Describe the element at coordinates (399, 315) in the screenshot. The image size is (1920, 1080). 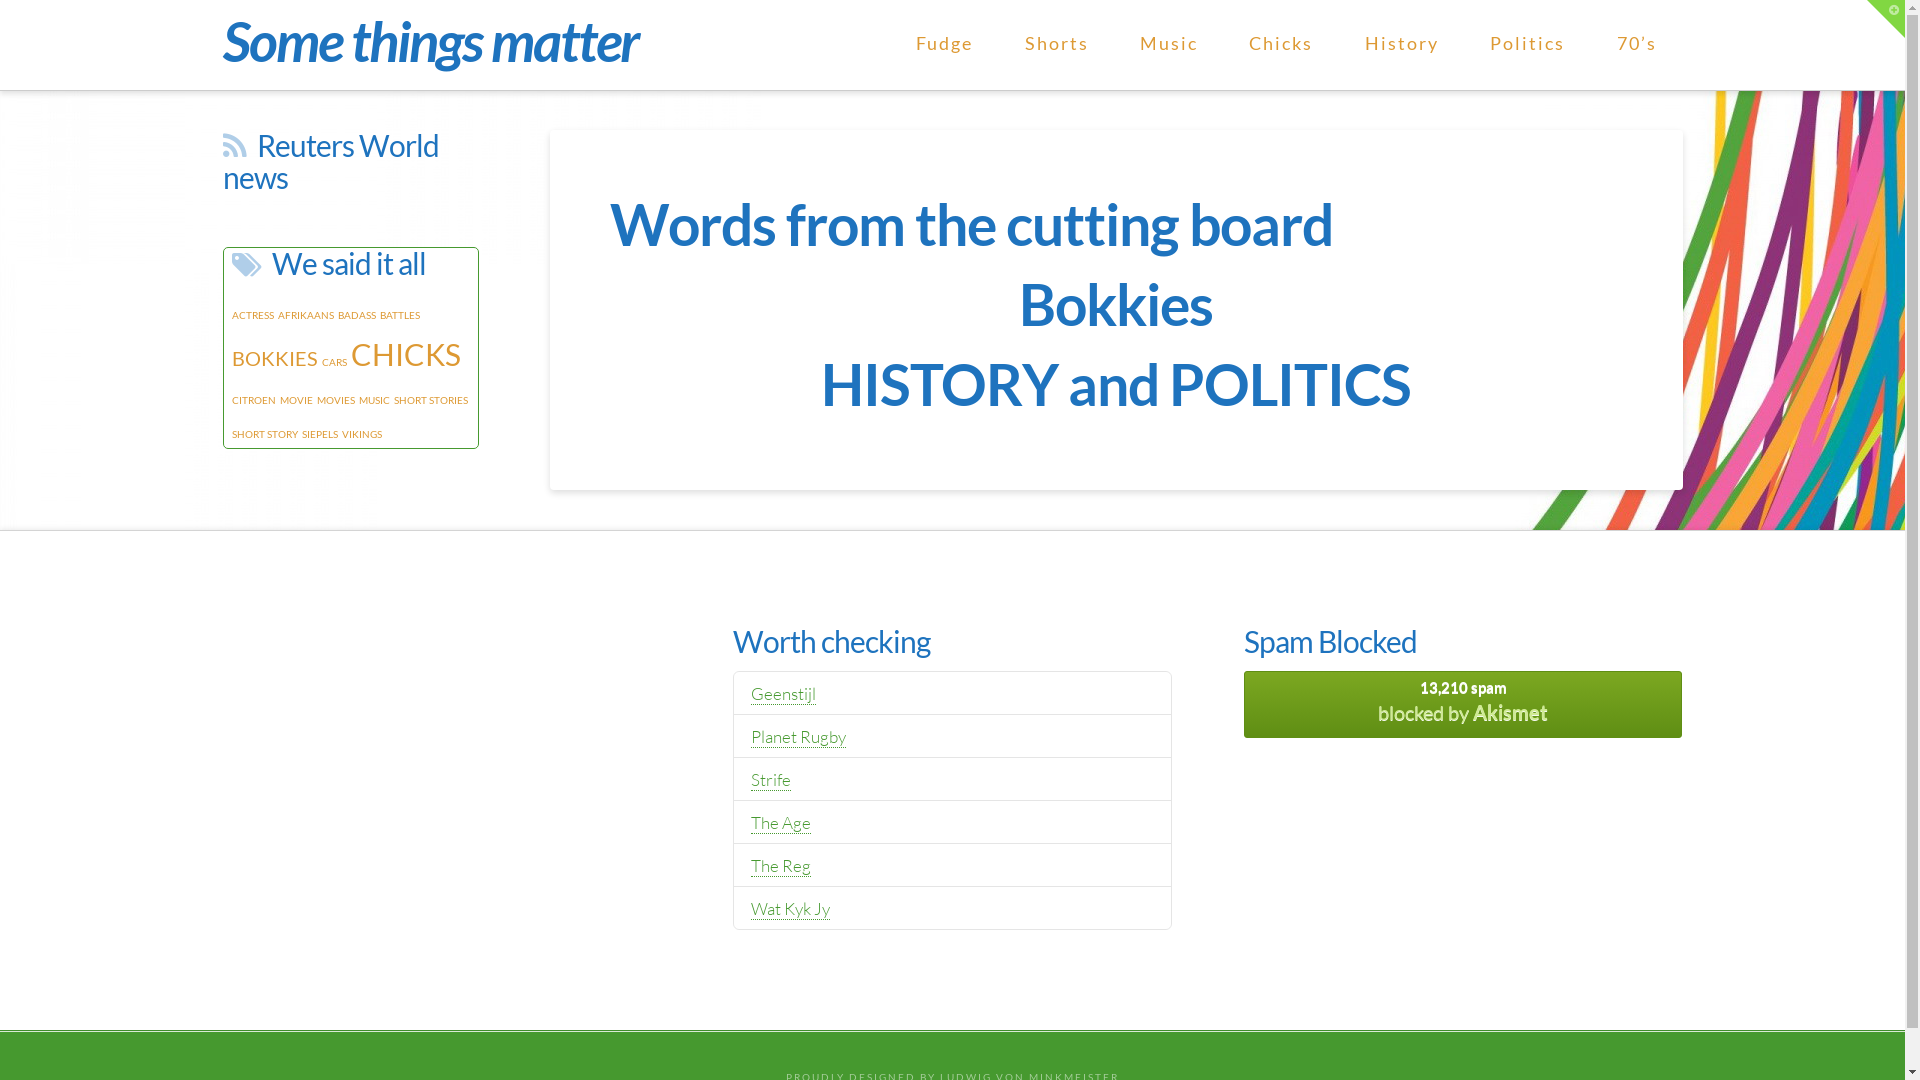
I see `'BATTLES'` at that location.